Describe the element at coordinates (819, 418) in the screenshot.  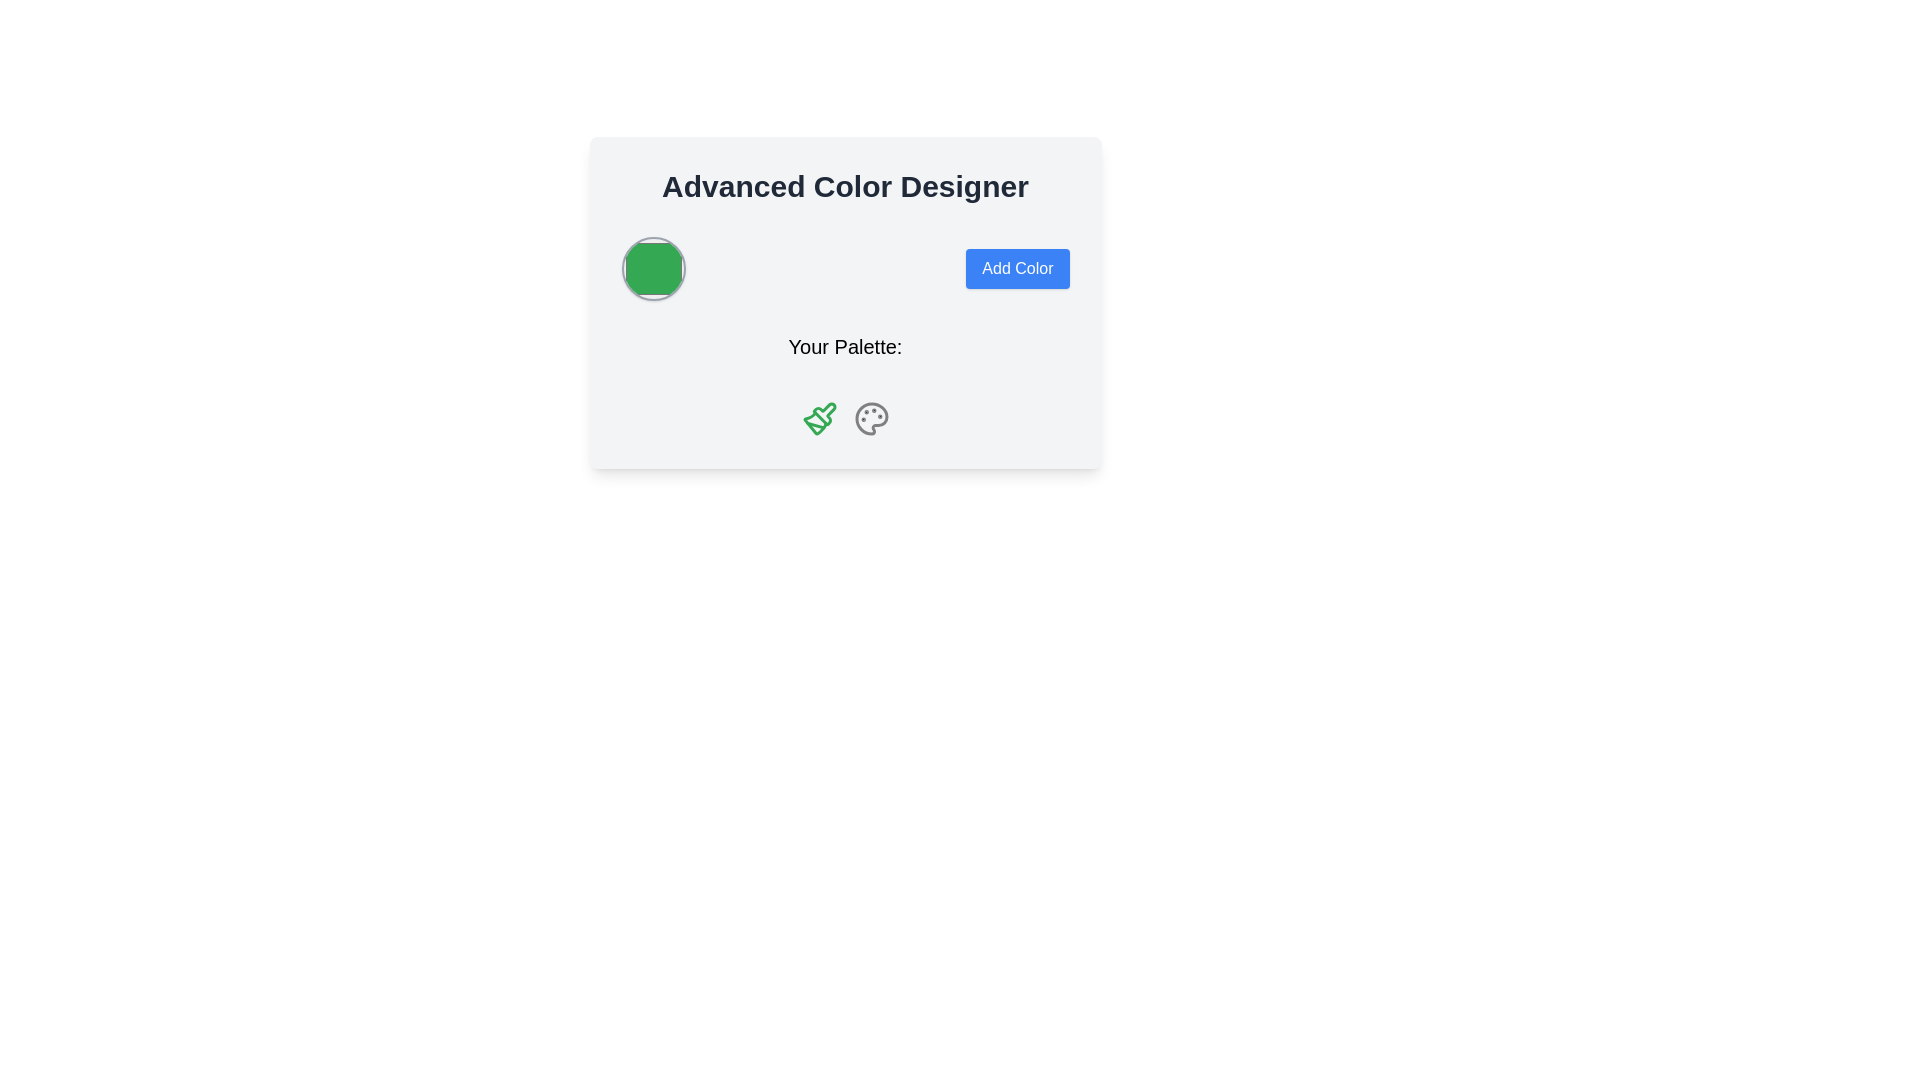
I see `the green paintbrush icon, which is the first element from the left in the 'Your Palette' group` at that location.